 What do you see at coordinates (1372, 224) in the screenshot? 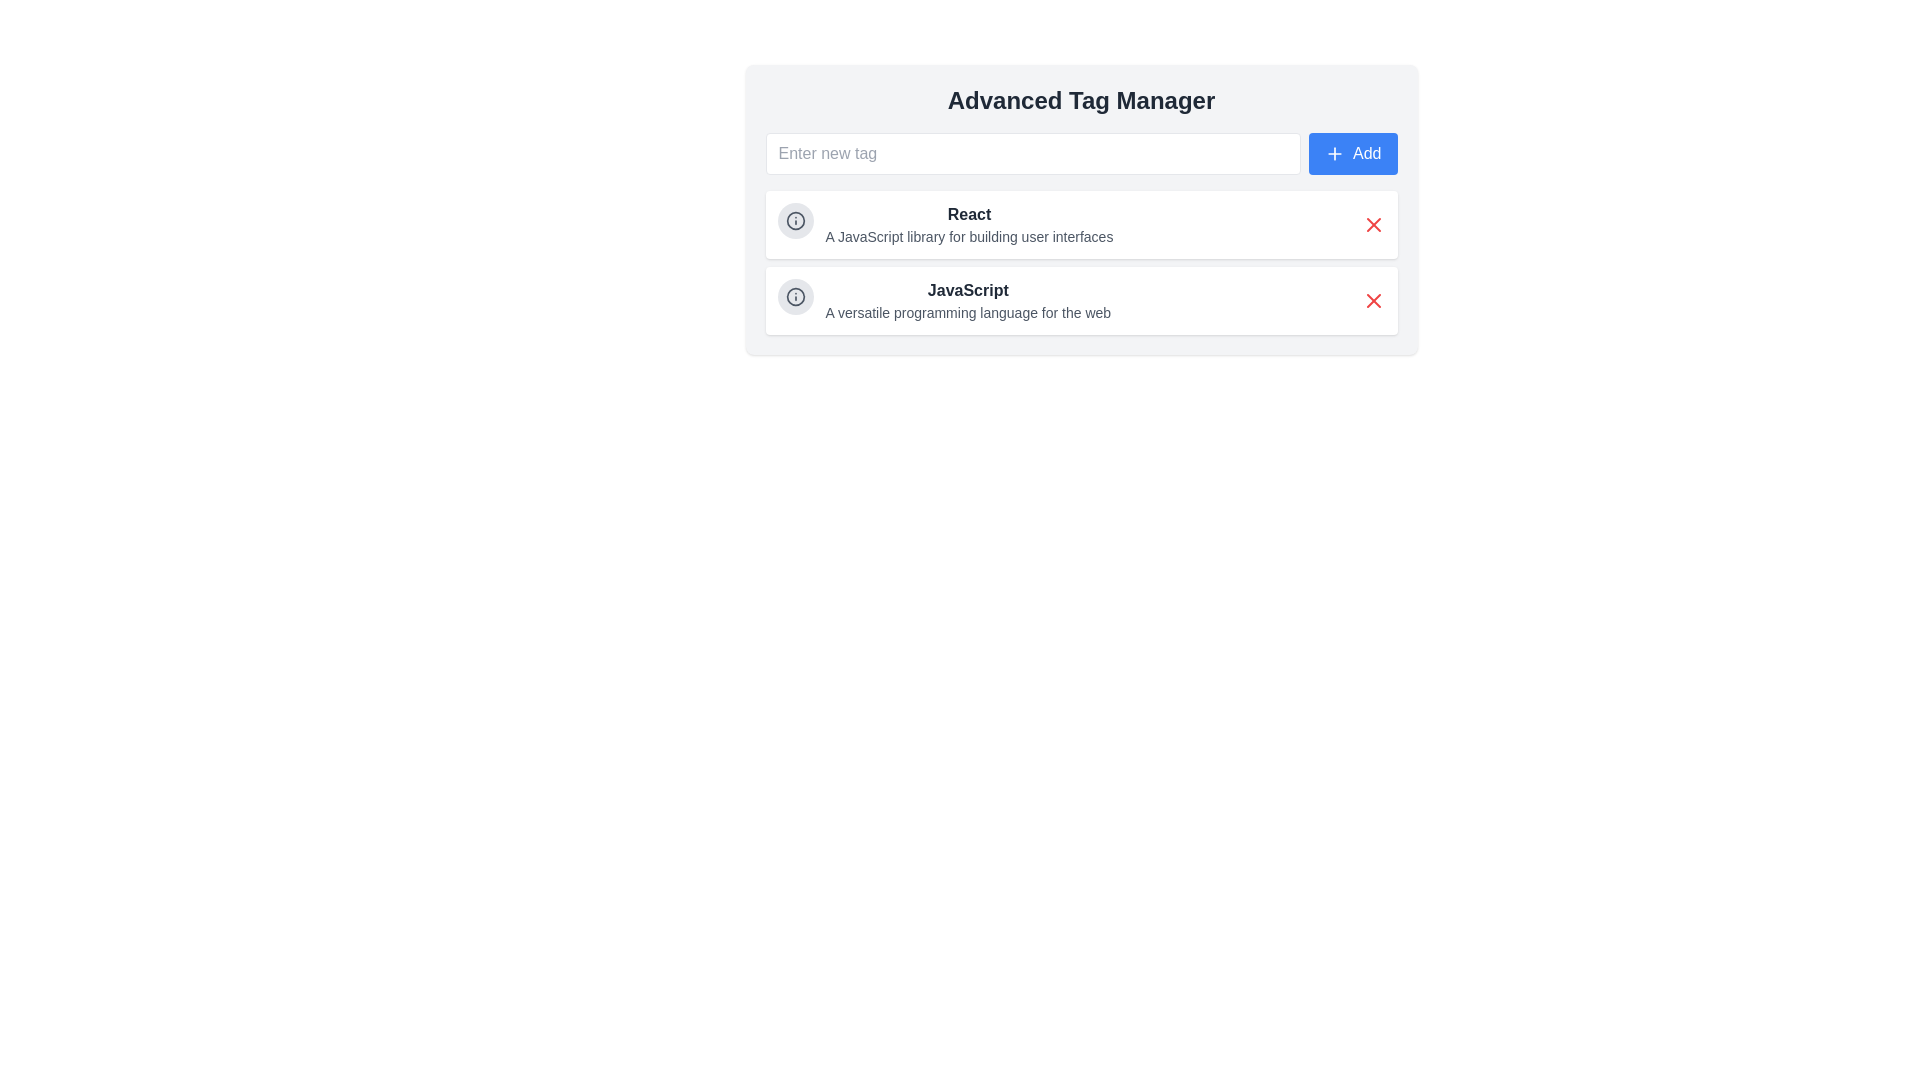
I see `the Close icon button located at the far-right end of the first row in the vertically stacked list of items` at bounding box center [1372, 224].